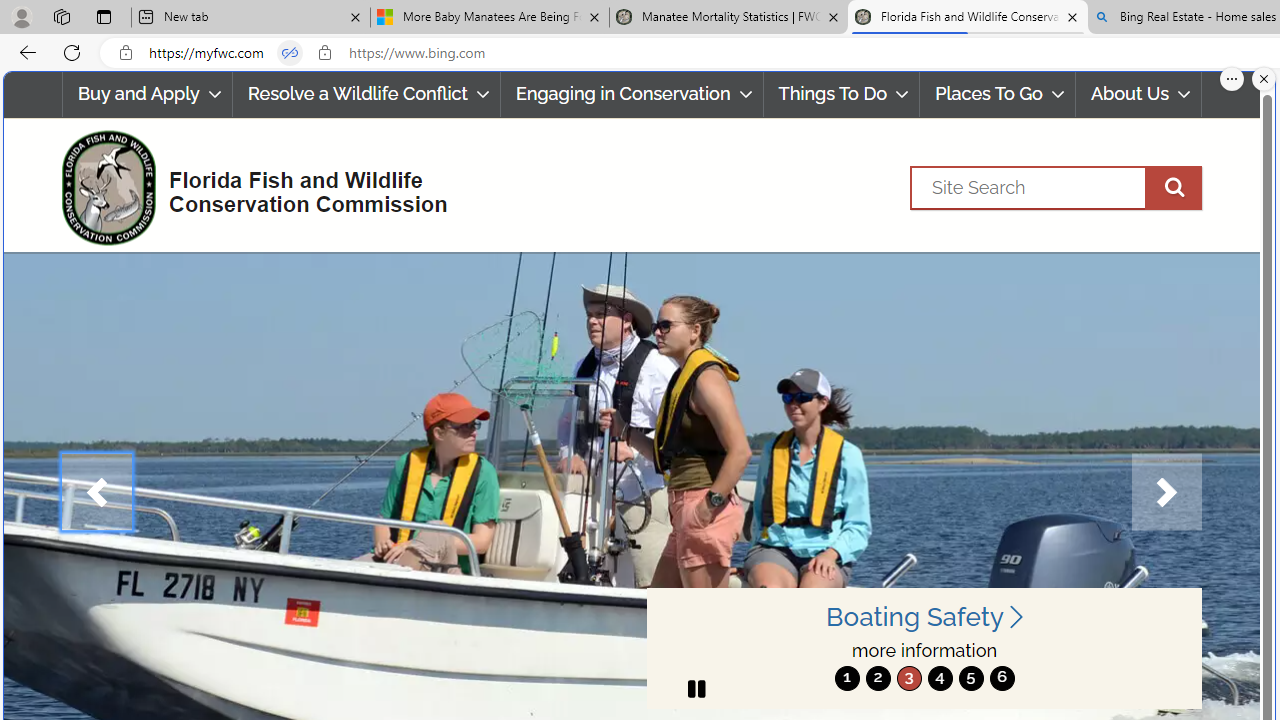  What do you see at coordinates (847, 677) in the screenshot?
I see `'move to slide 1'` at bounding box center [847, 677].